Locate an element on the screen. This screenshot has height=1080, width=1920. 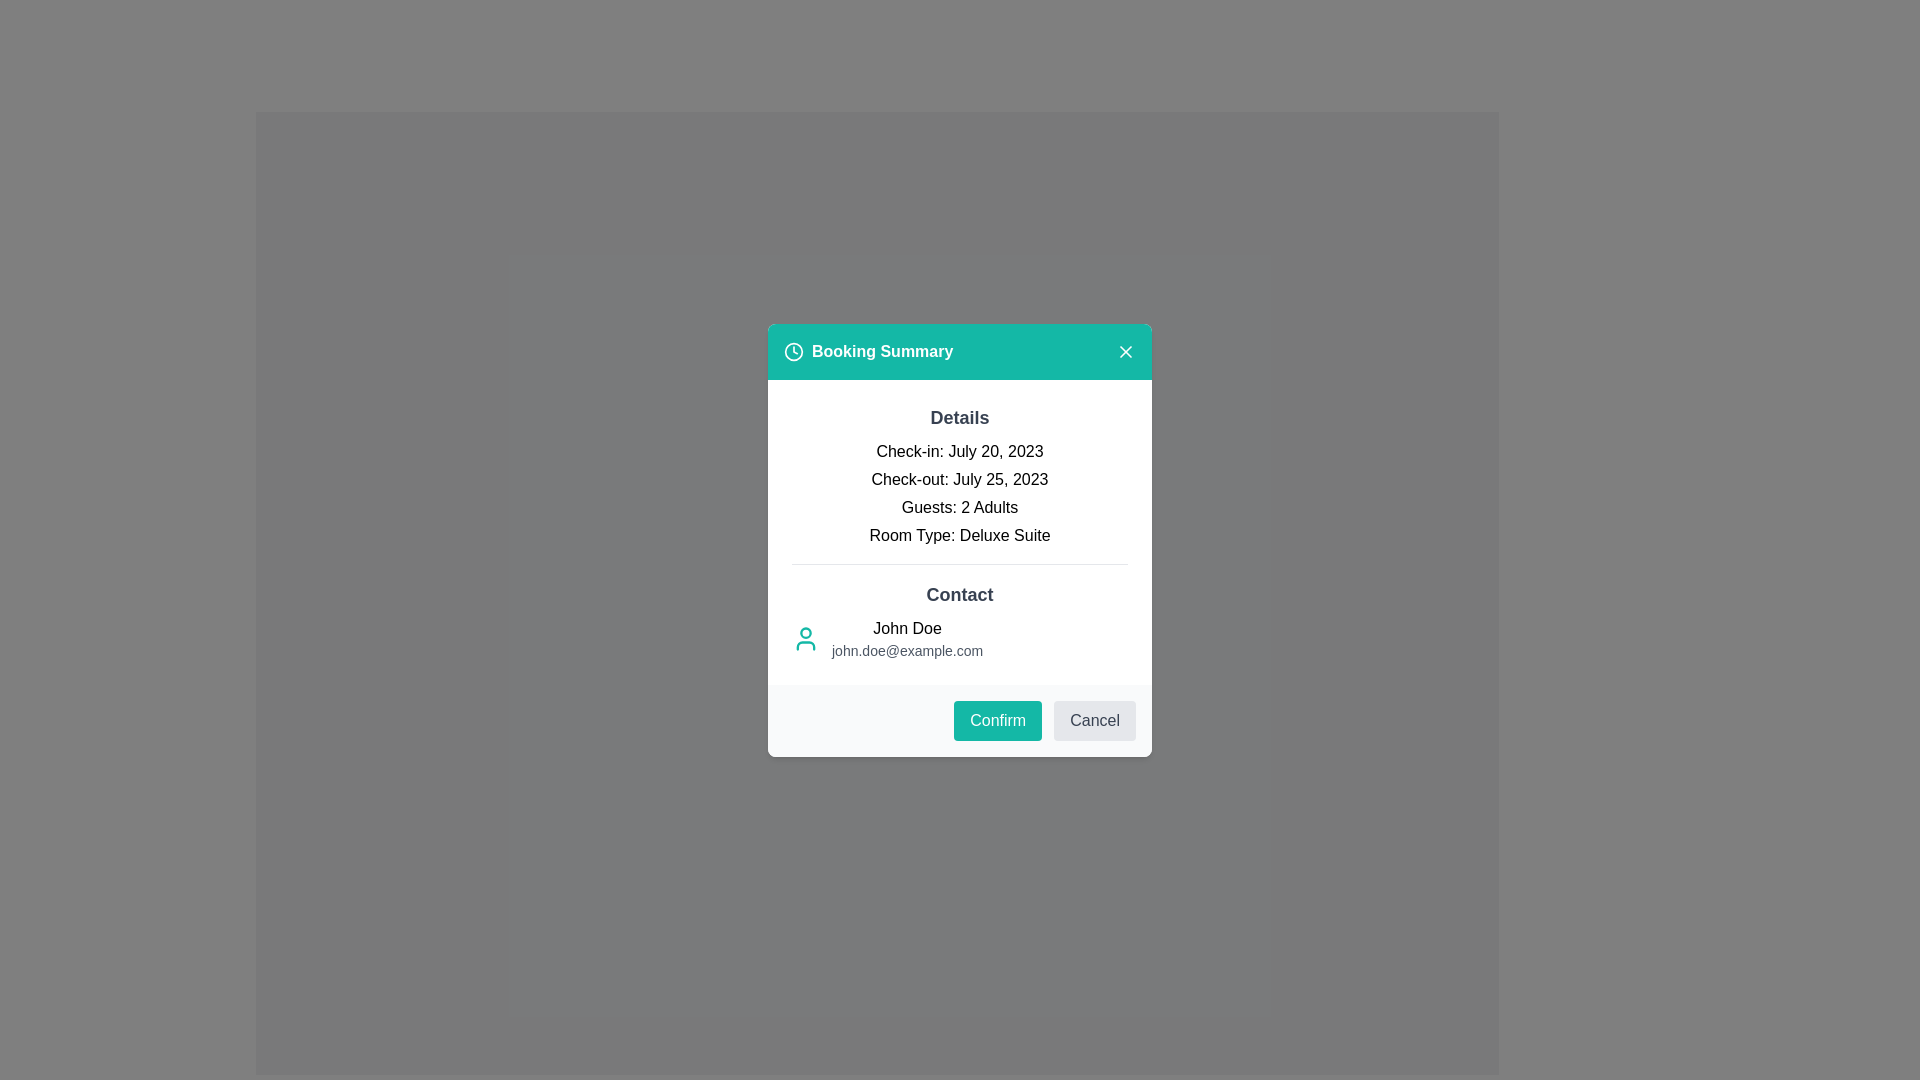
the cancellation button located at the bottom right of the modal dialog is located at coordinates (1094, 720).